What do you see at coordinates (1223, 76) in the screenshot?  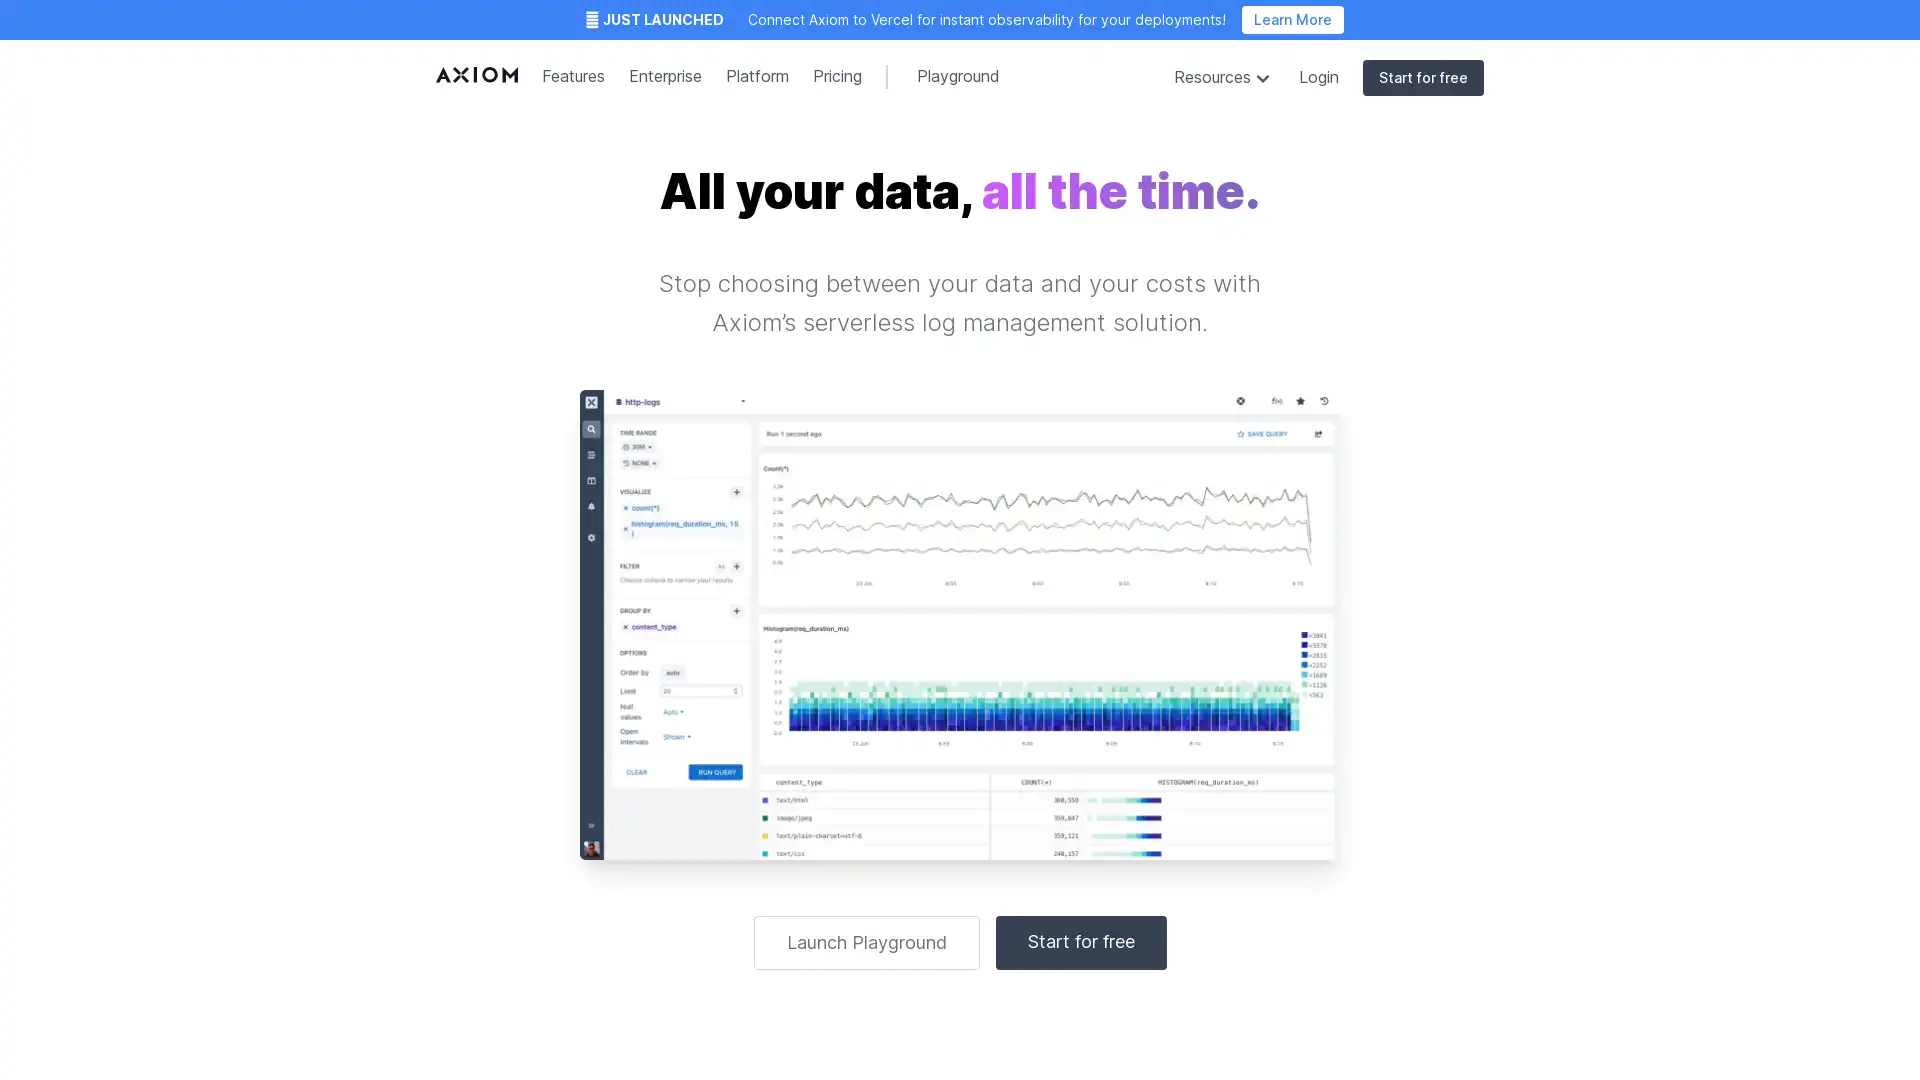 I see `Resources` at bounding box center [1223, 76].